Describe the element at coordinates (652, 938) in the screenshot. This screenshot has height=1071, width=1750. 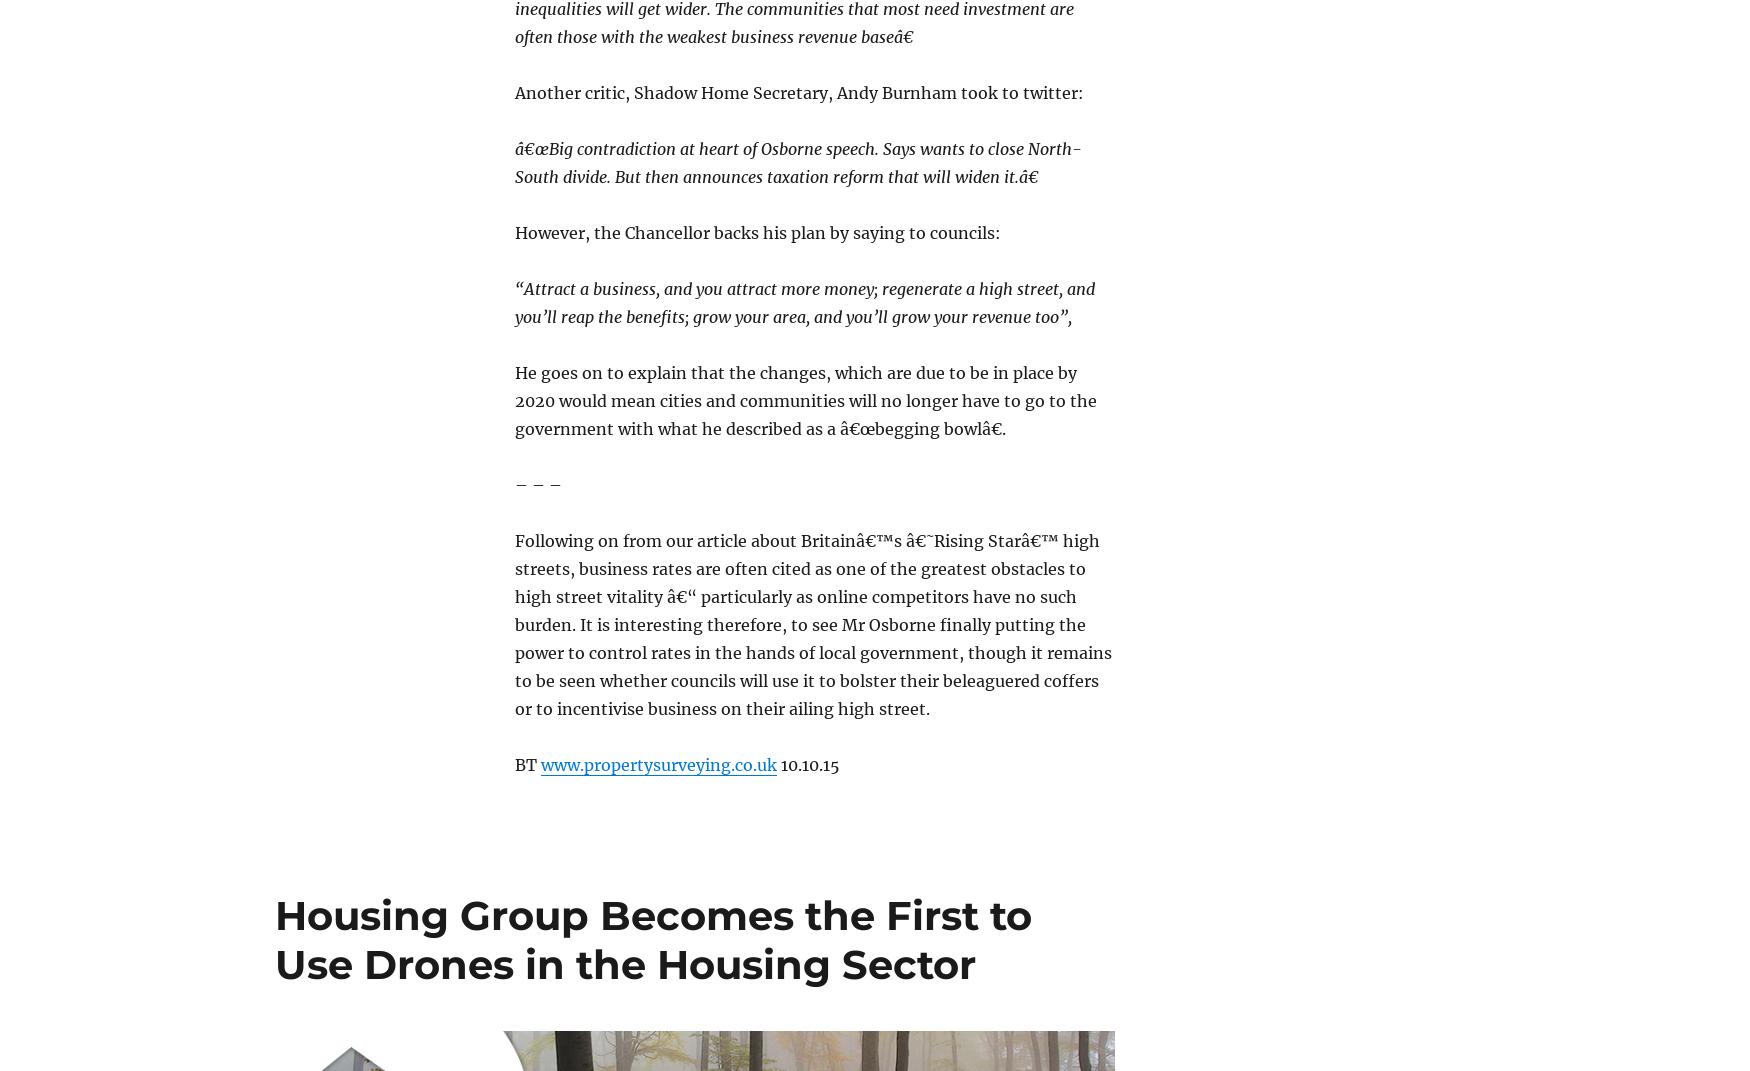
I see `'Housing Group Becomes the First to Use Drones in the Housing Sector'` at that location.